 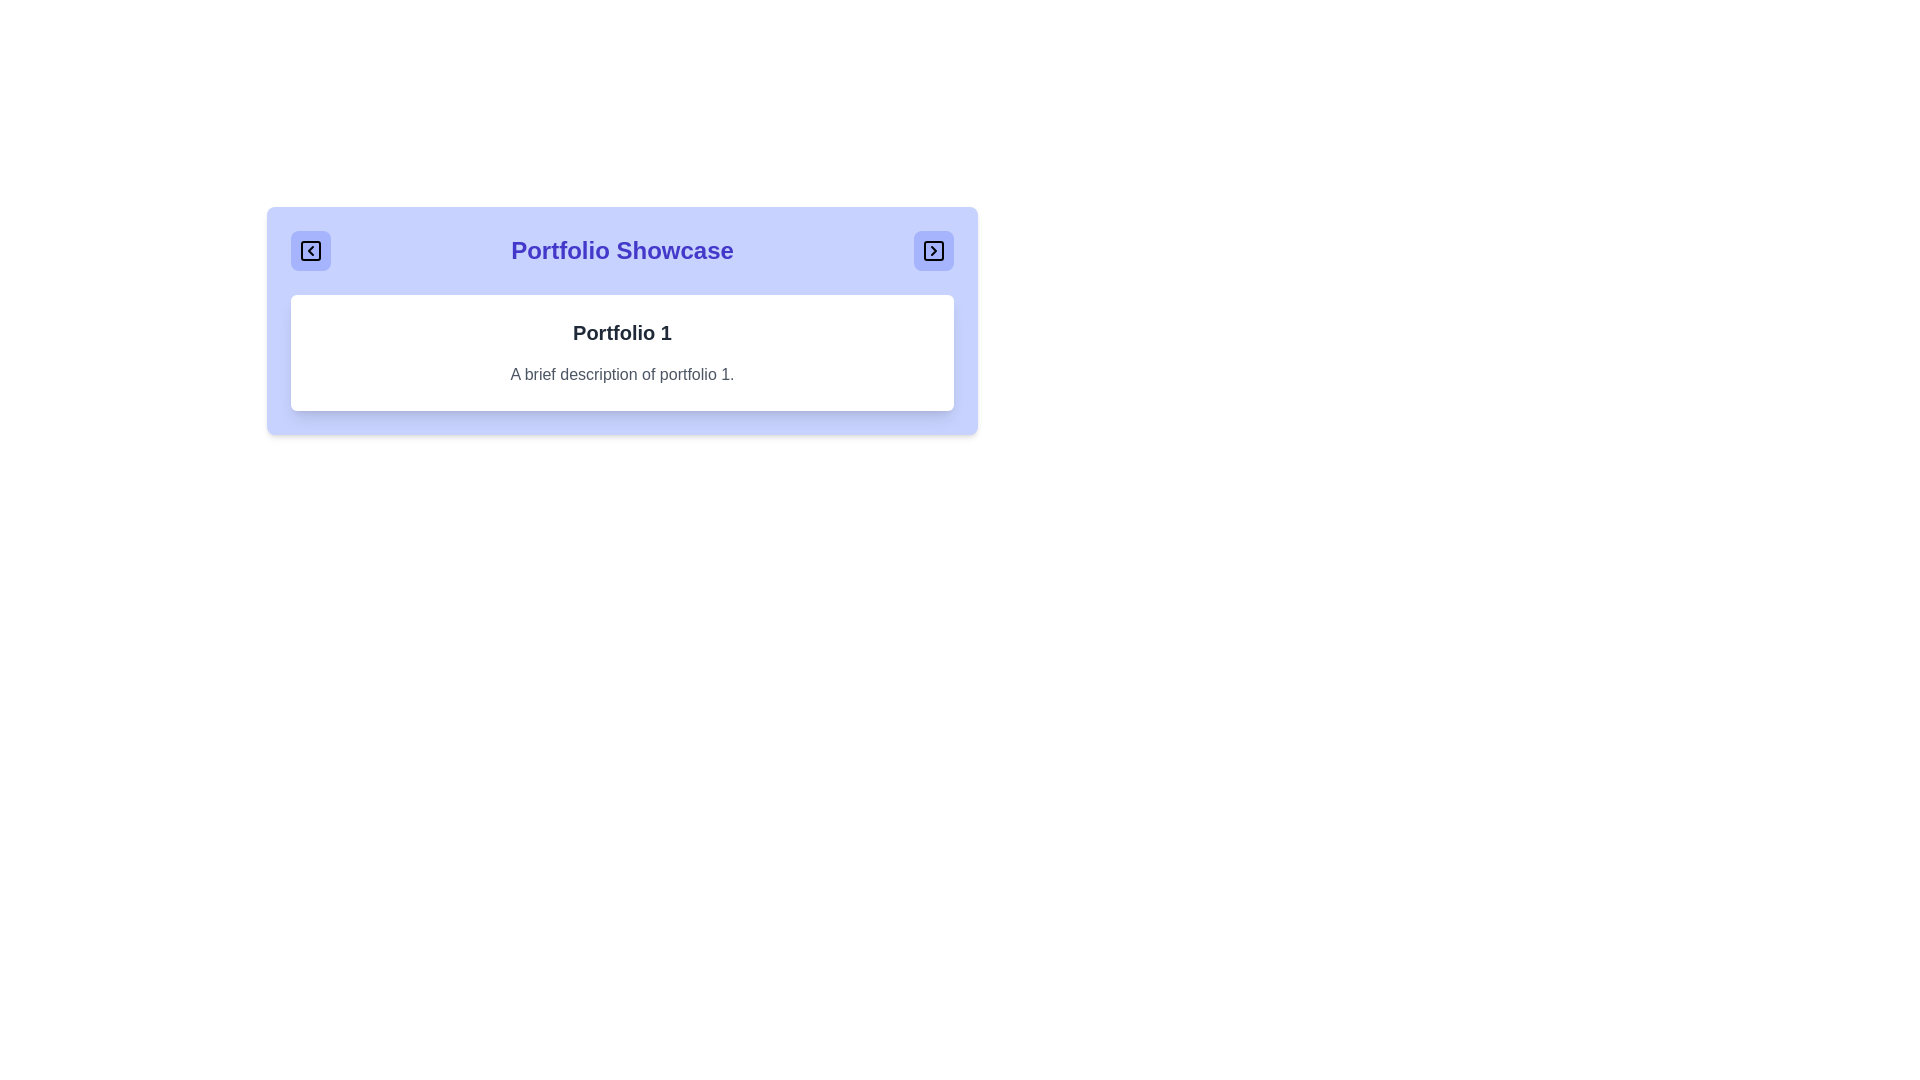 I want to click on the text block displaying 'Portfolio 1', which is styled in large, bold, dark gray characters within a white rectangular card at the top of a layout, so click(x=621, y=331).